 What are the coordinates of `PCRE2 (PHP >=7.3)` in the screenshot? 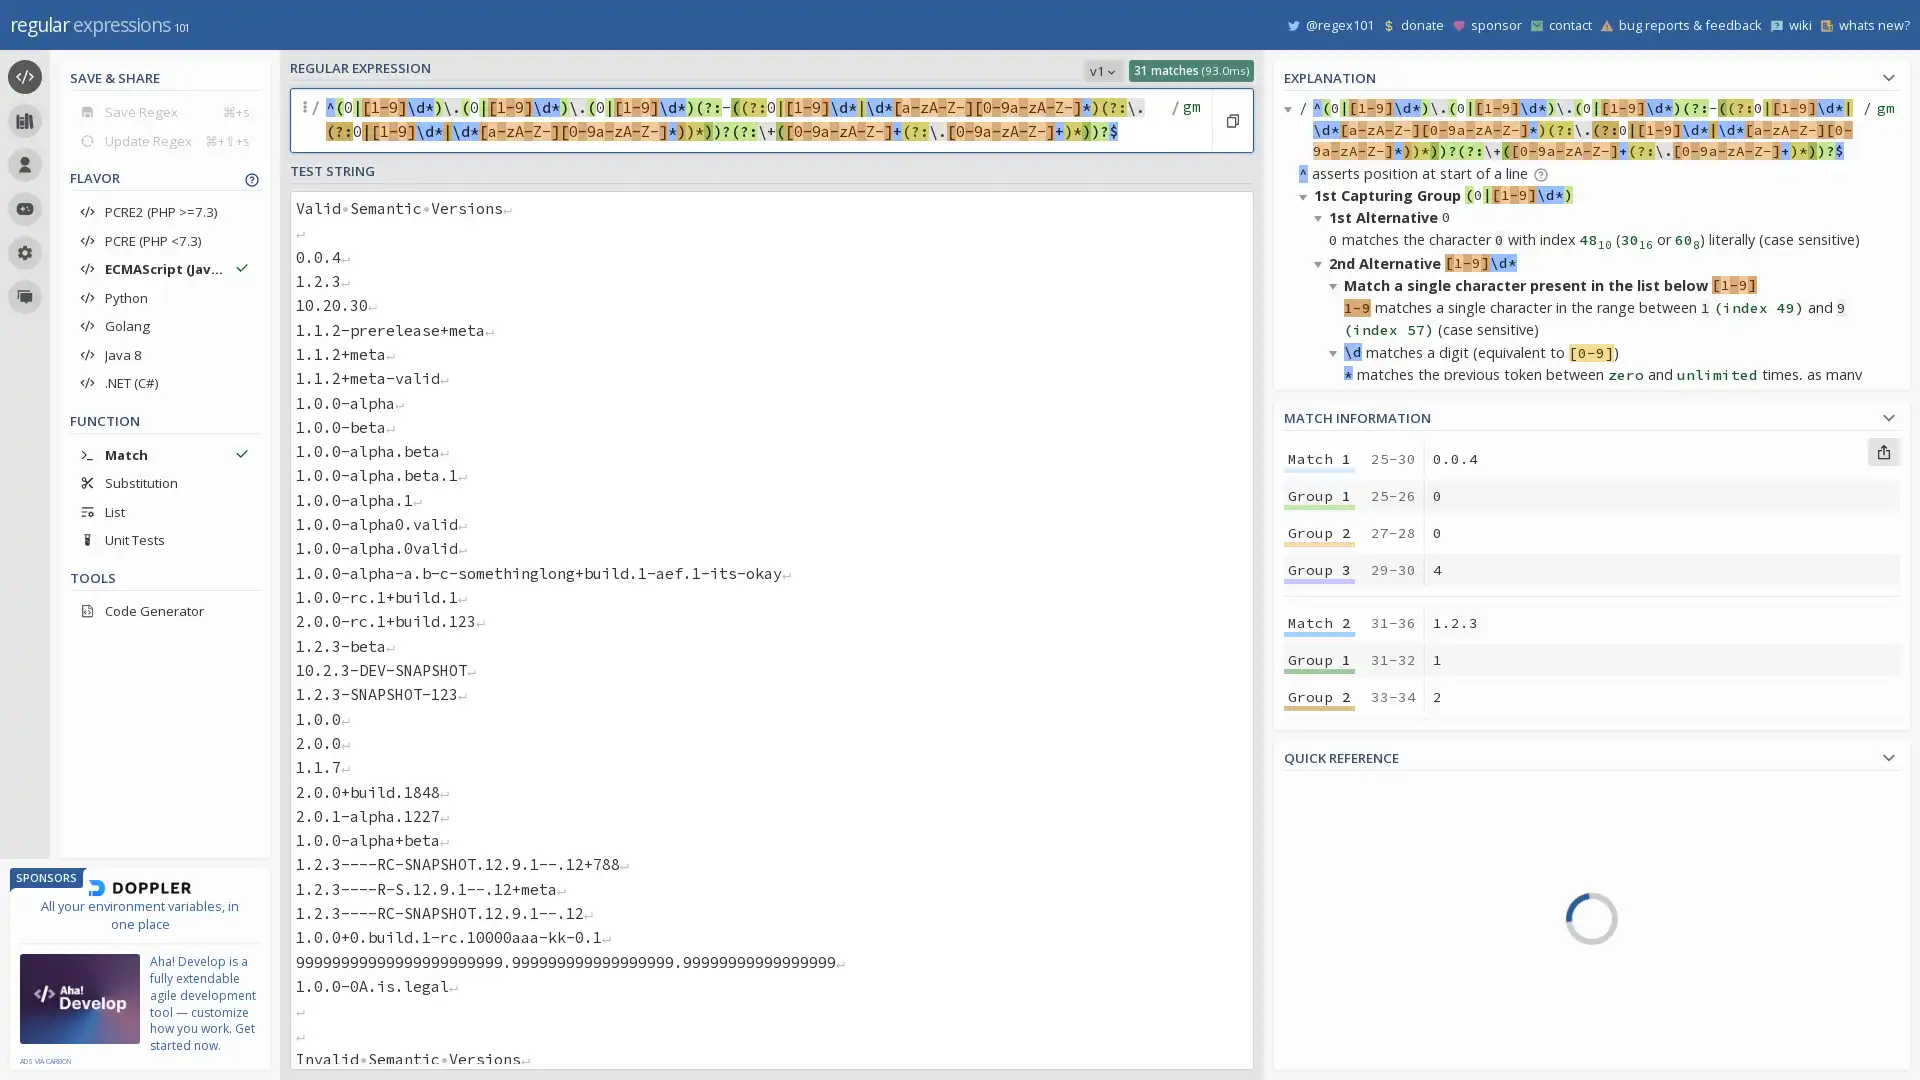 It's located at (164, 212).